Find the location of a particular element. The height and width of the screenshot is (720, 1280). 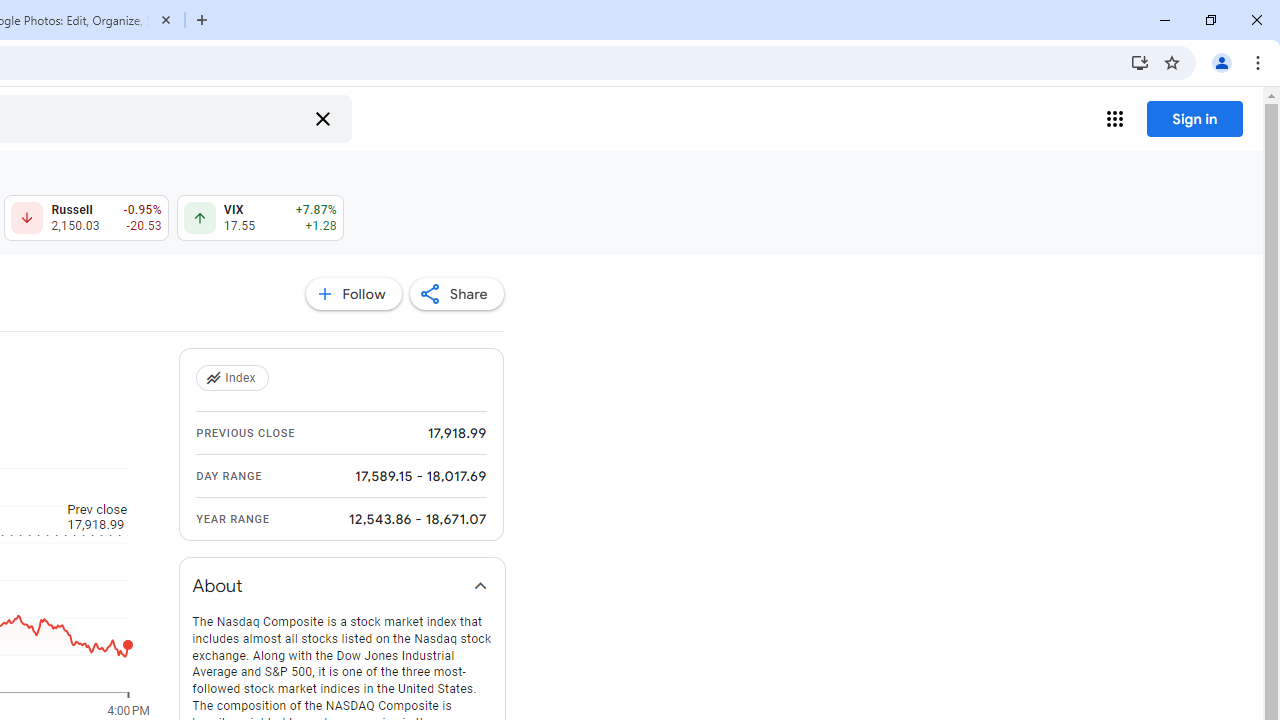

'VIX 17.55 Up by 7.87% +1.28' is located at coordinates (259, 218).